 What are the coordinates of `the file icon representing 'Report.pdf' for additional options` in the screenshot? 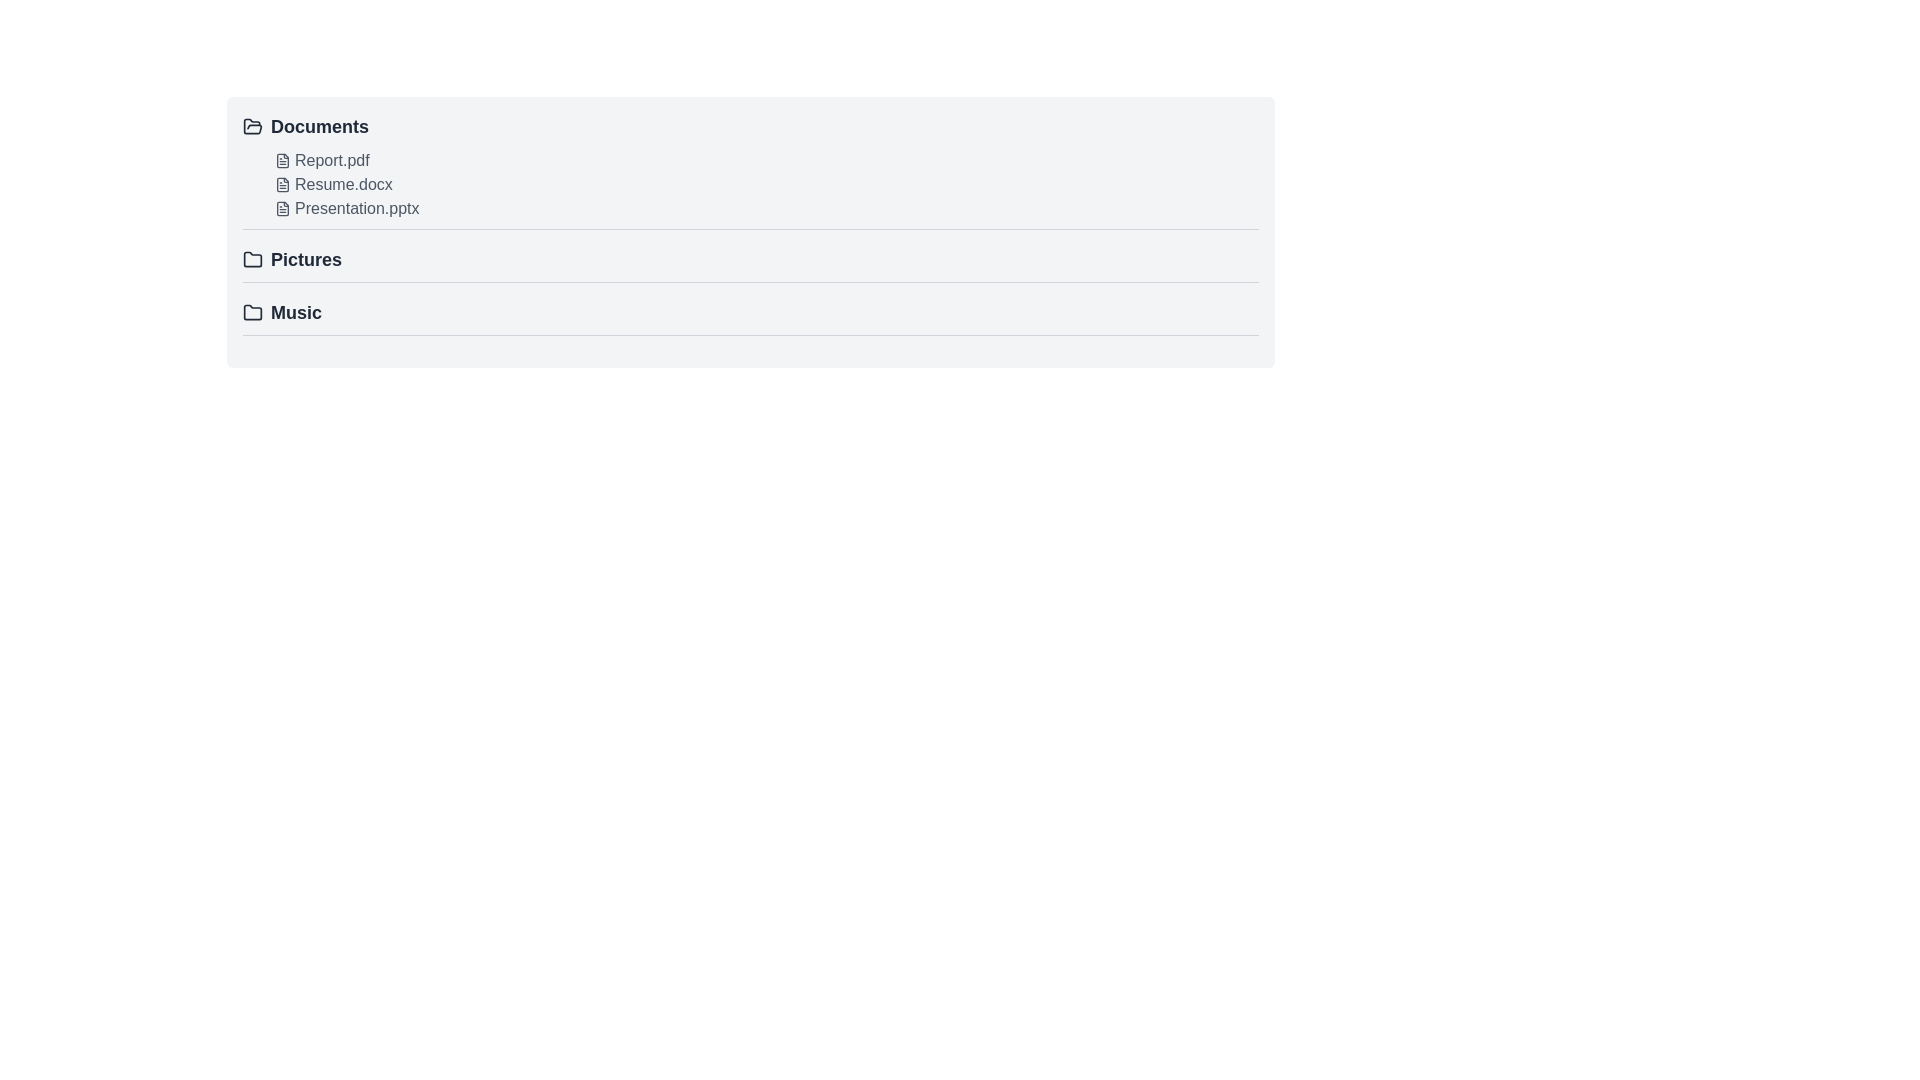 It's located at (282, 160).